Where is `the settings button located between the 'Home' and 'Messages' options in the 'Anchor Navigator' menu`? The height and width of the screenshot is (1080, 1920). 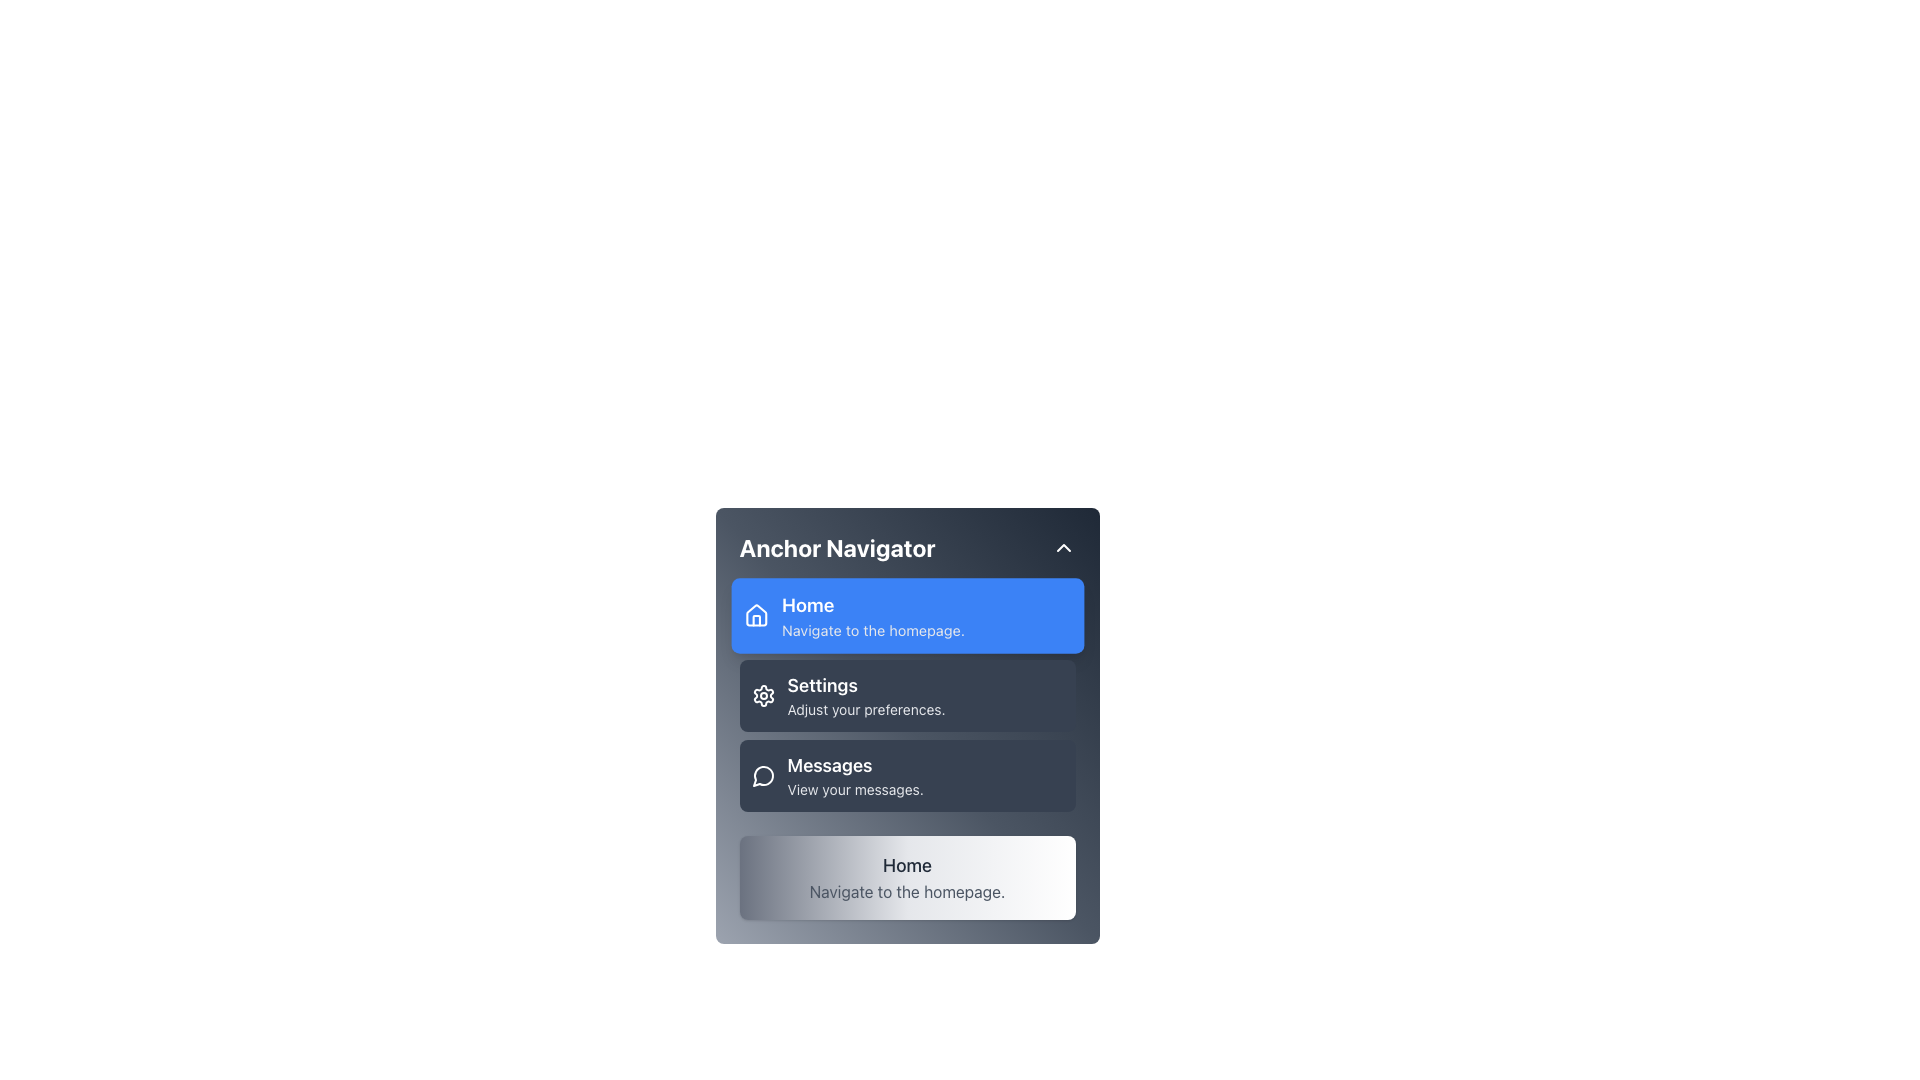
the settings button located between the 'Home' and 'Messages' options in the 'Anchor Navigator' menu is located at coordinates (906, 725).